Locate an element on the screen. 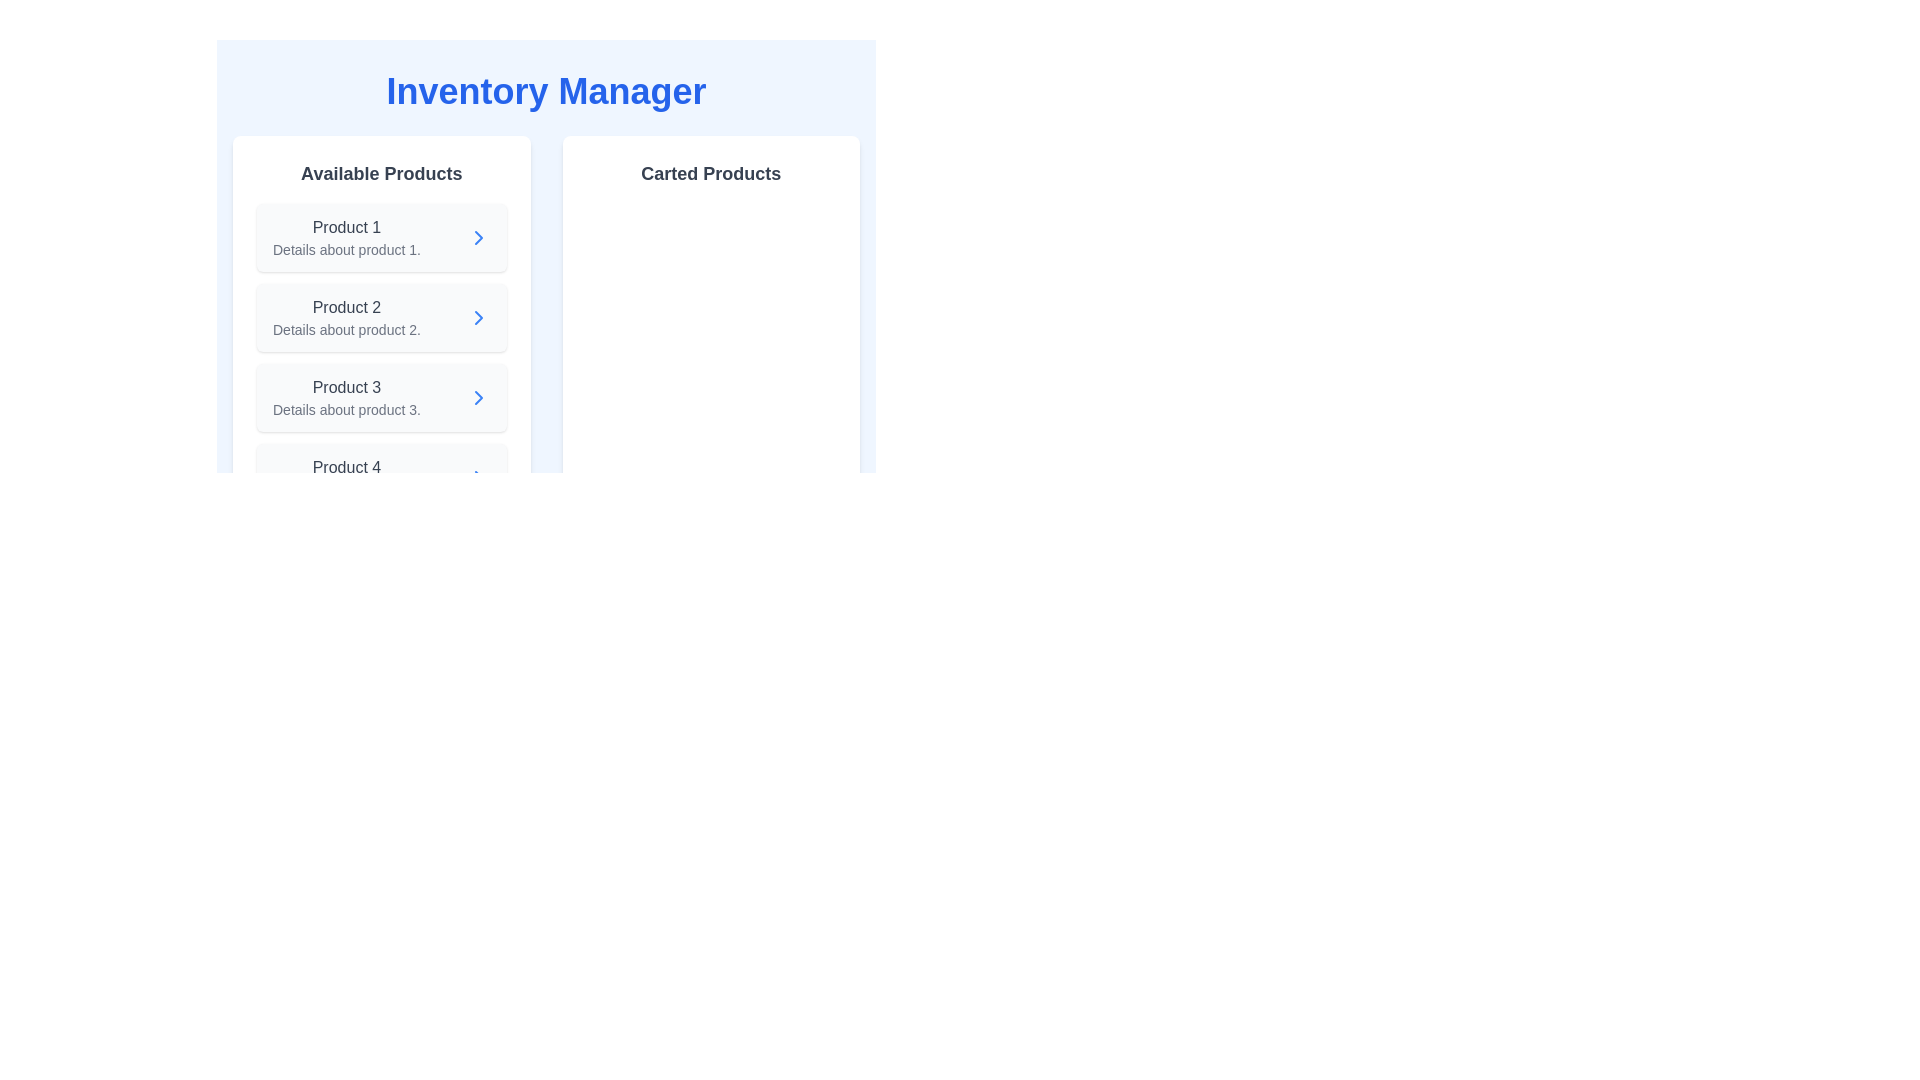 This screenshot has width=1920, height=1080. the chevron icon associated with 'Product 2' is located at coordinates (477, 316).